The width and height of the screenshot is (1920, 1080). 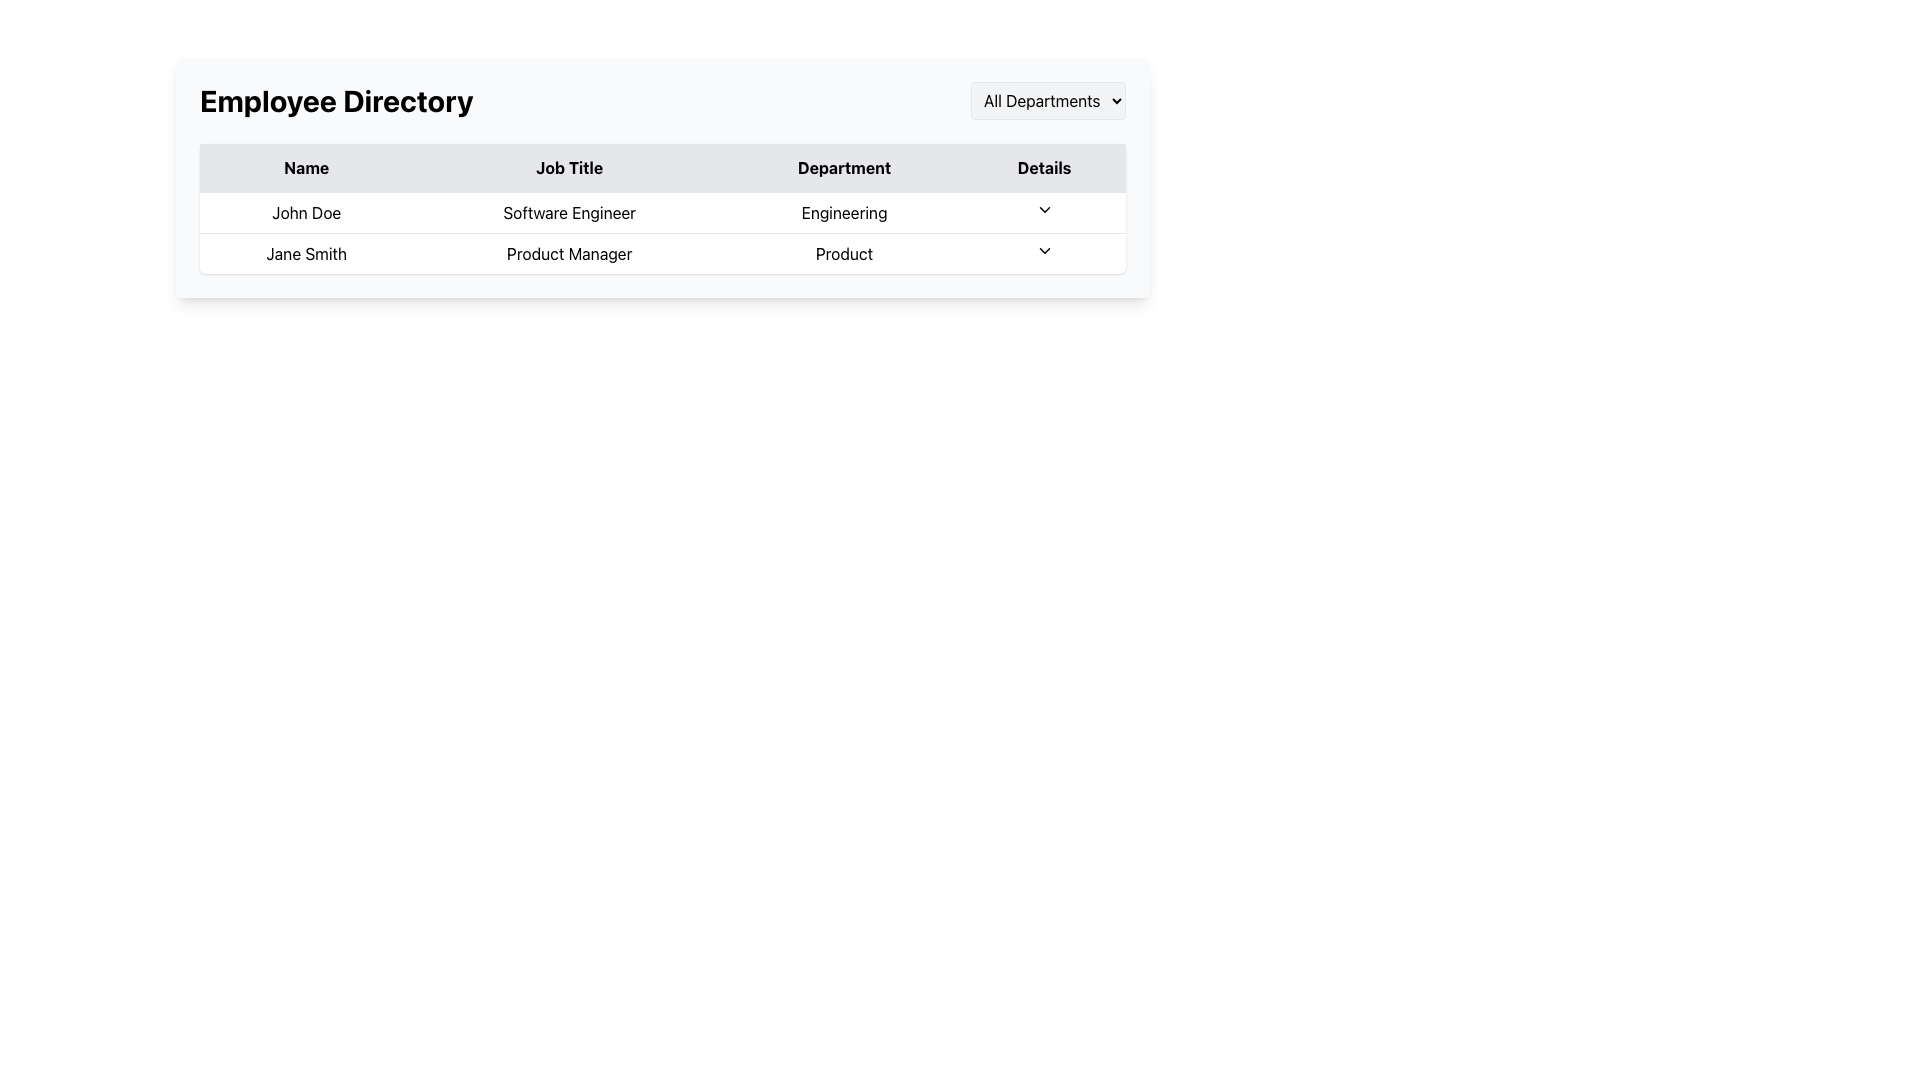 What do you see at coordinates (568, 252) in the screenshot?
I see `the text label displaying the job title of an individual in the employee directory, located in the second cell of the second row, under the 'Job Title' column` at bounding box center [568, 252].